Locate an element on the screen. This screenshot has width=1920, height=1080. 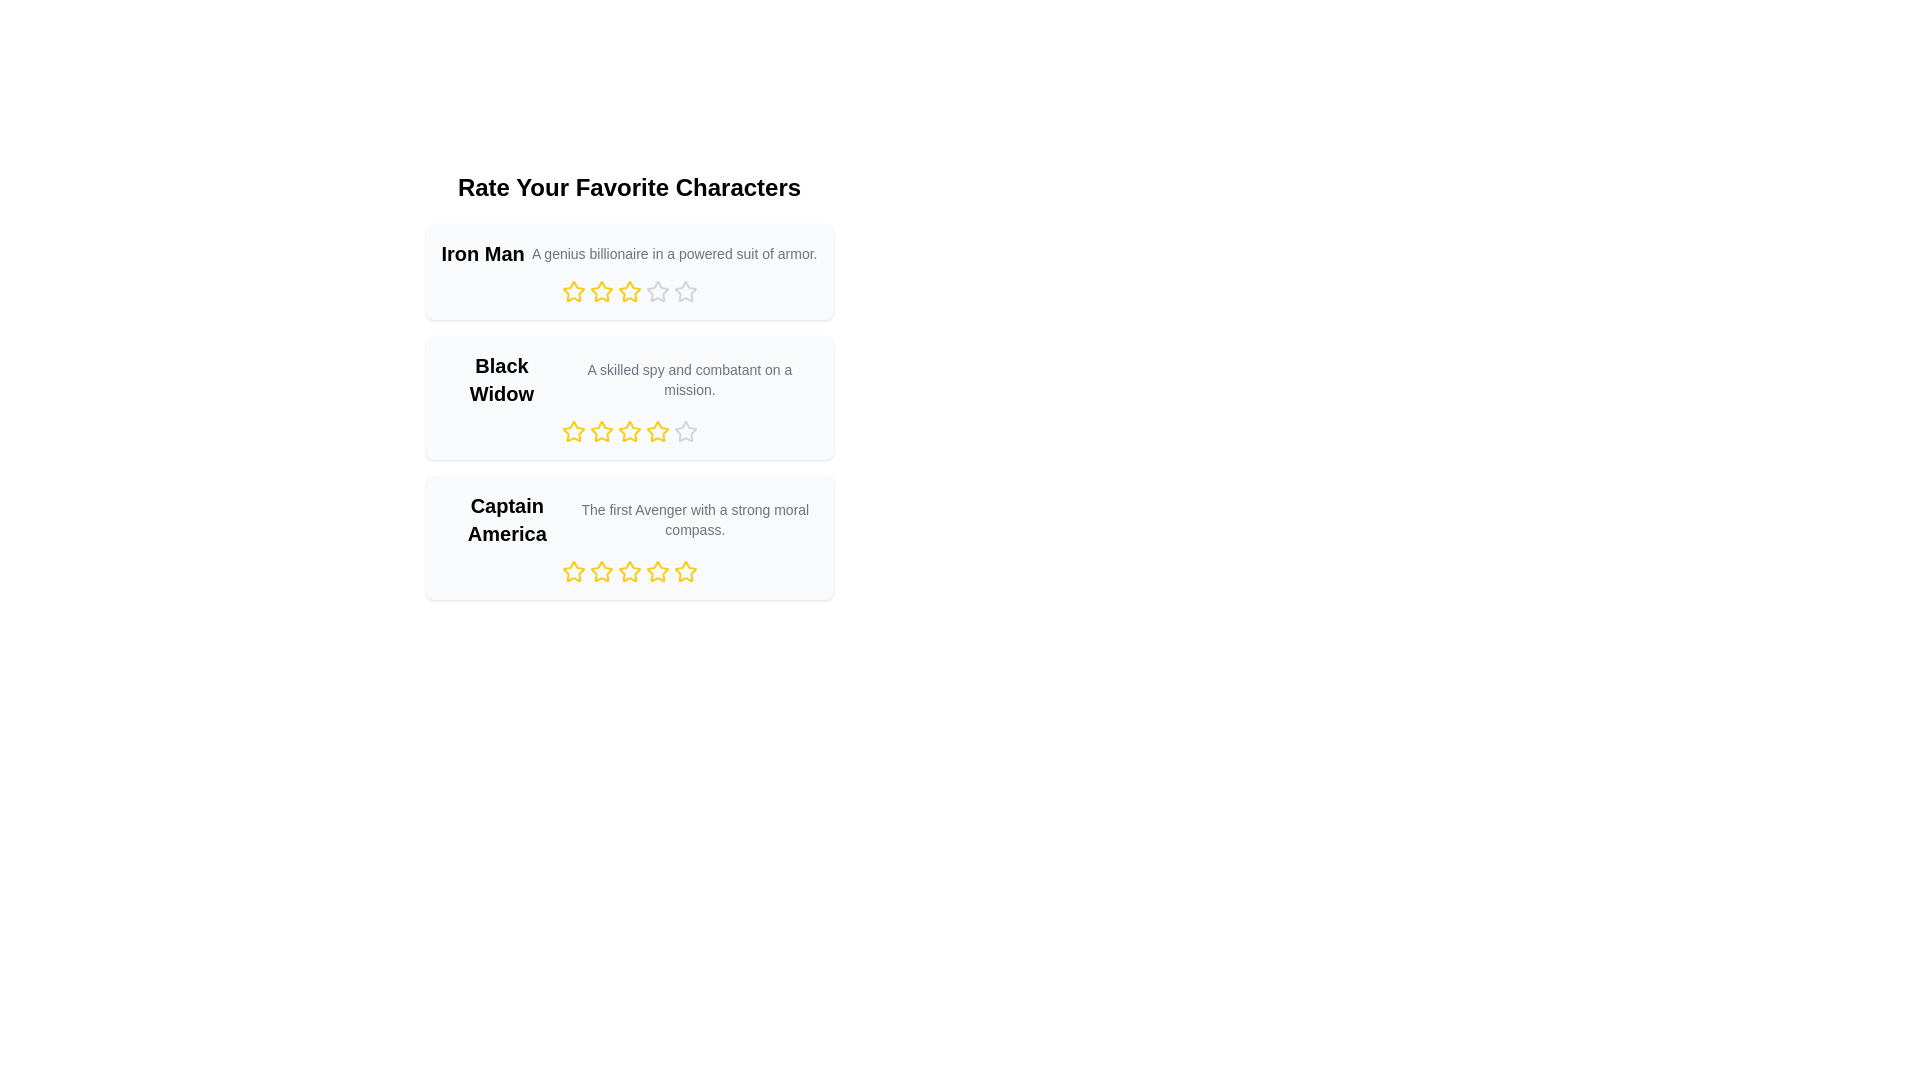
the third star is located at coordinates (628, 430).